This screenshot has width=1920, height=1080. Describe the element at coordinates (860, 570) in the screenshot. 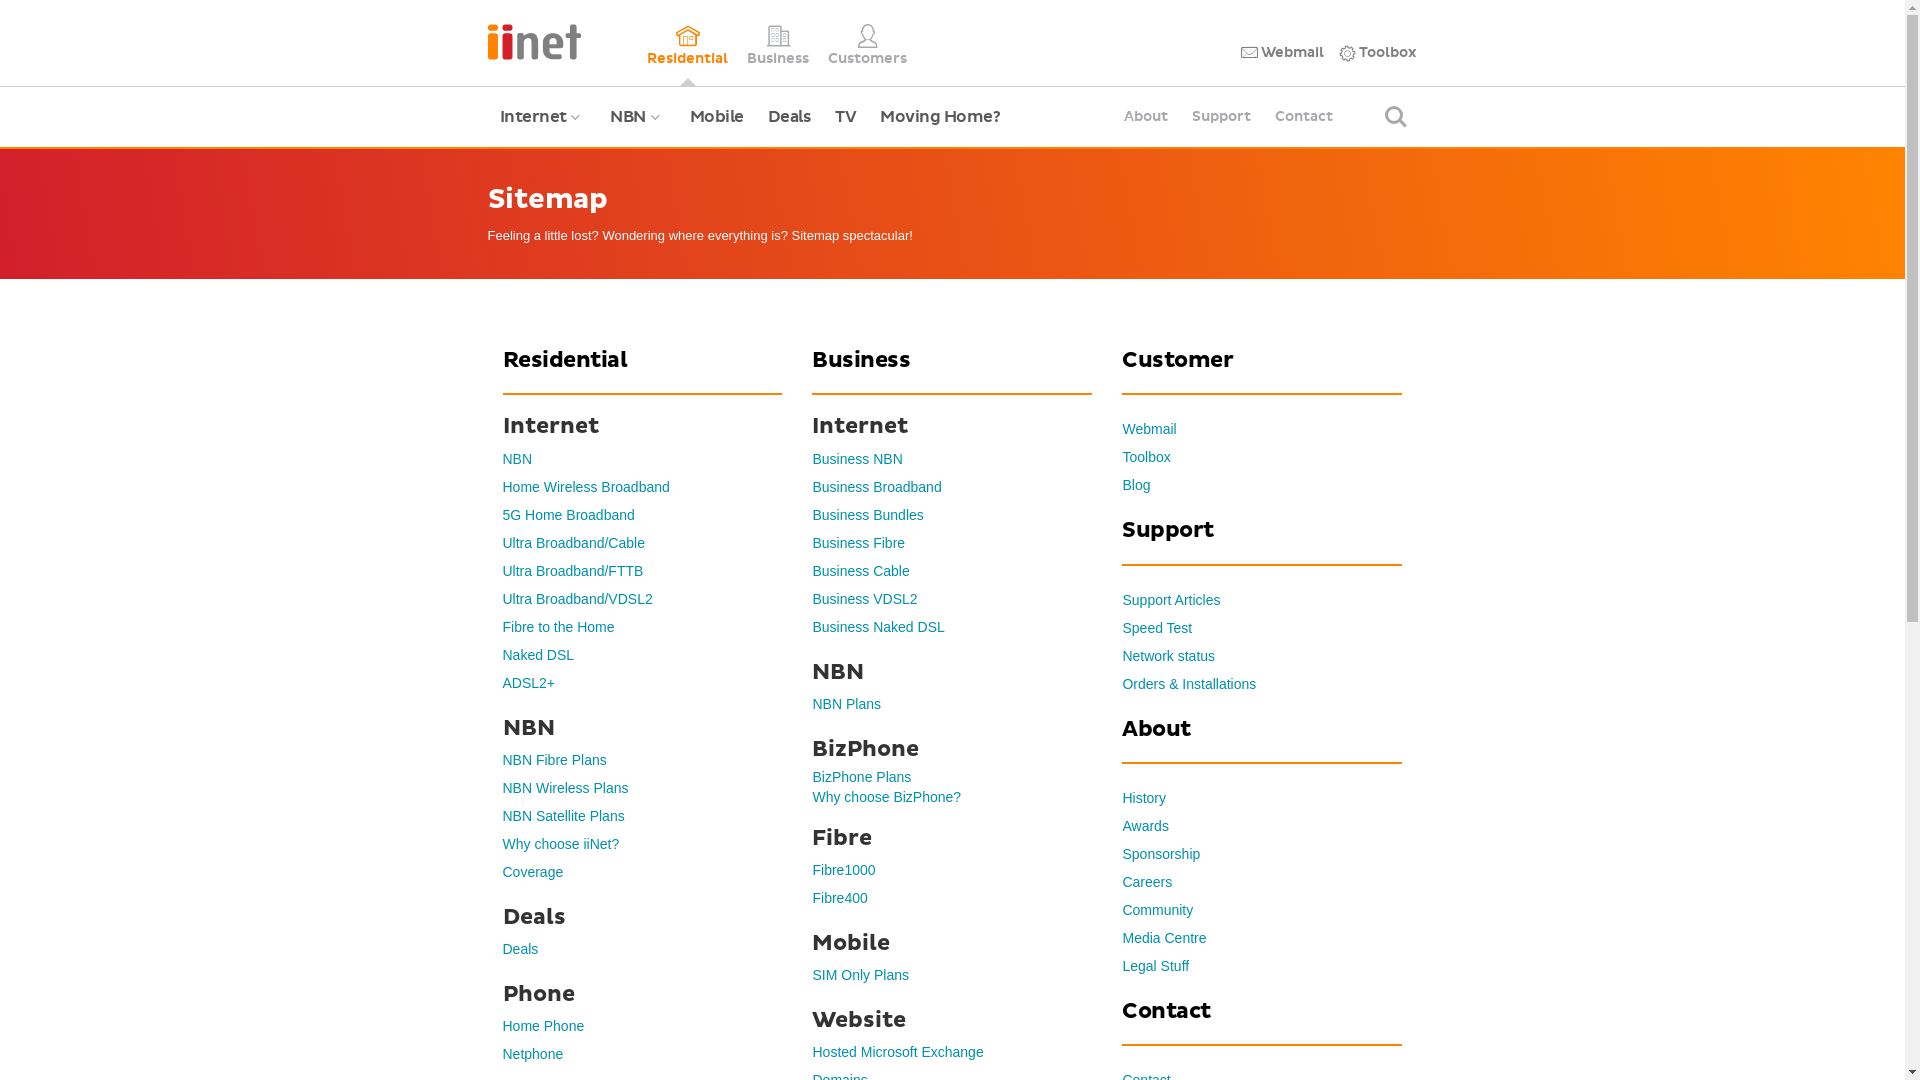

I see `'Business Cable'` at that location.